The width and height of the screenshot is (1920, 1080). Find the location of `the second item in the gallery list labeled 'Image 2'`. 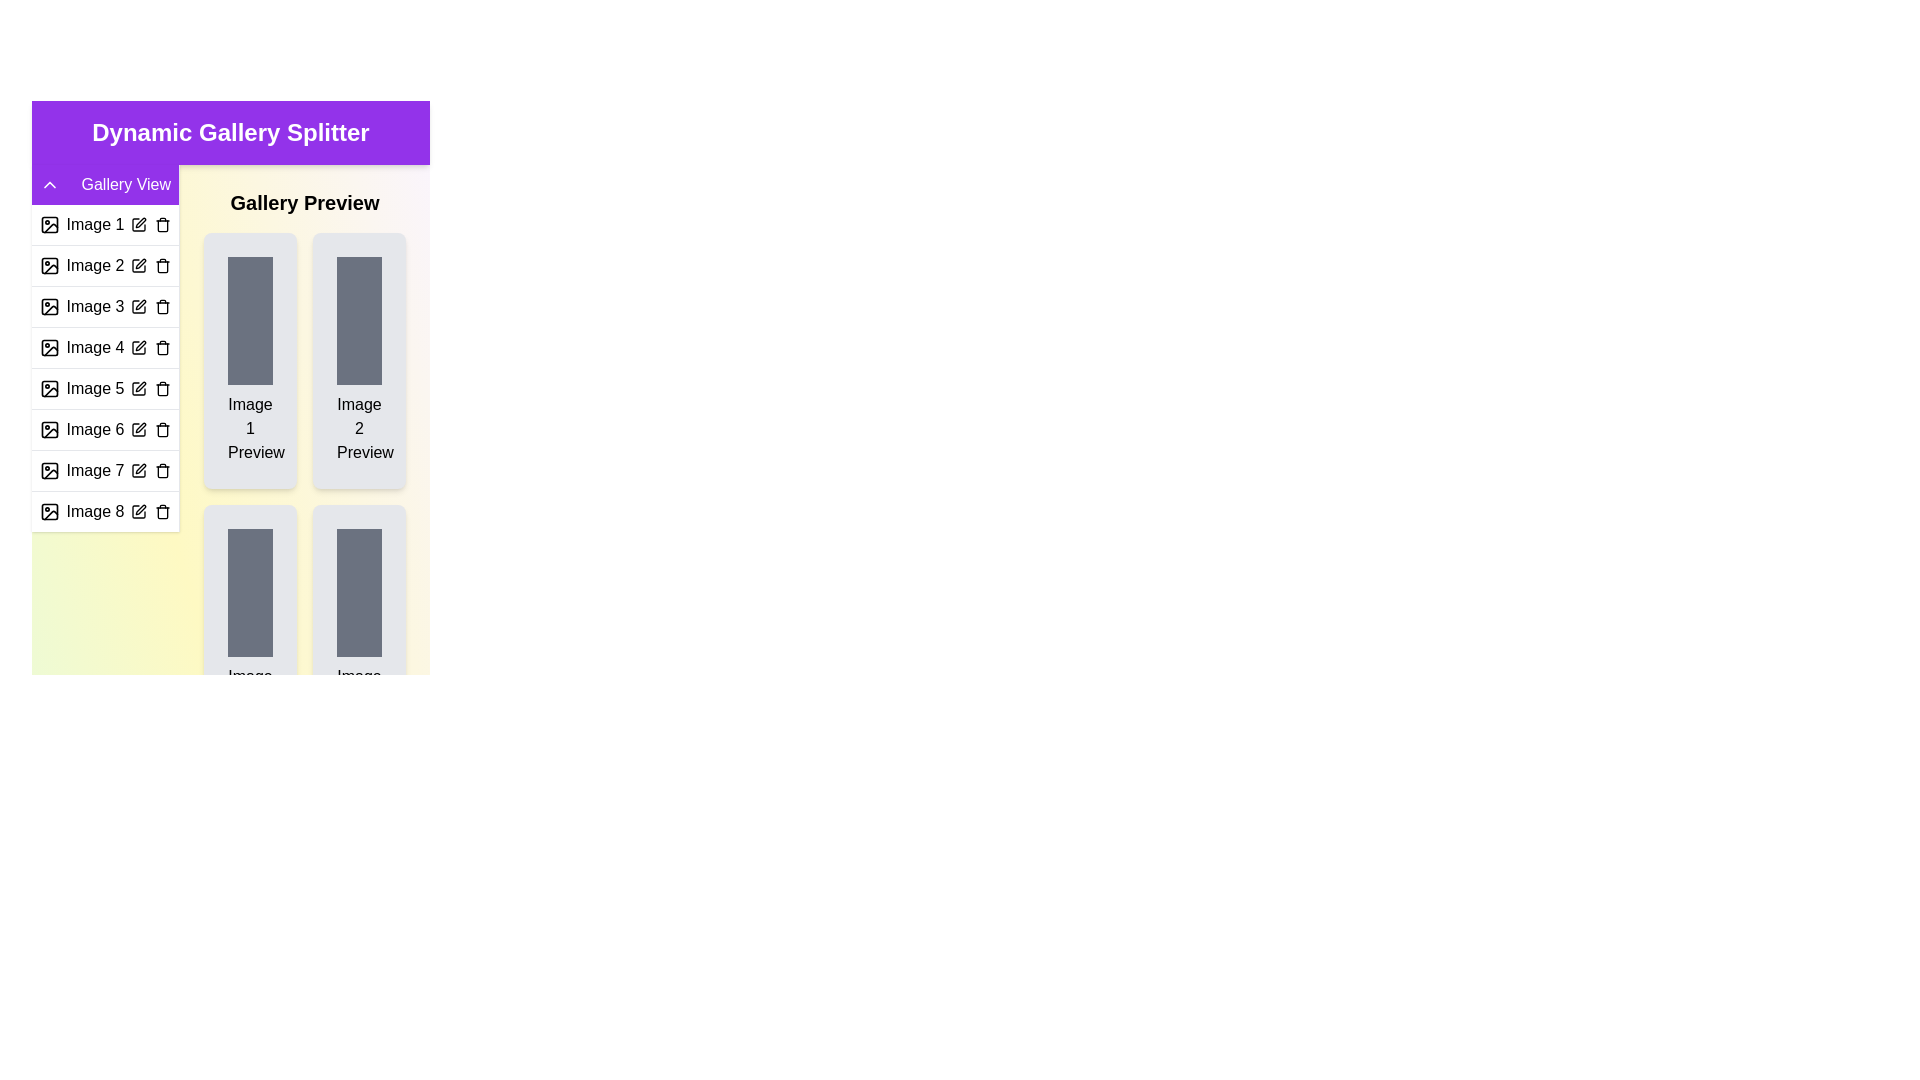

the second item in the gallery list labeled 'Image 2' is located at coordinates (104, 264).